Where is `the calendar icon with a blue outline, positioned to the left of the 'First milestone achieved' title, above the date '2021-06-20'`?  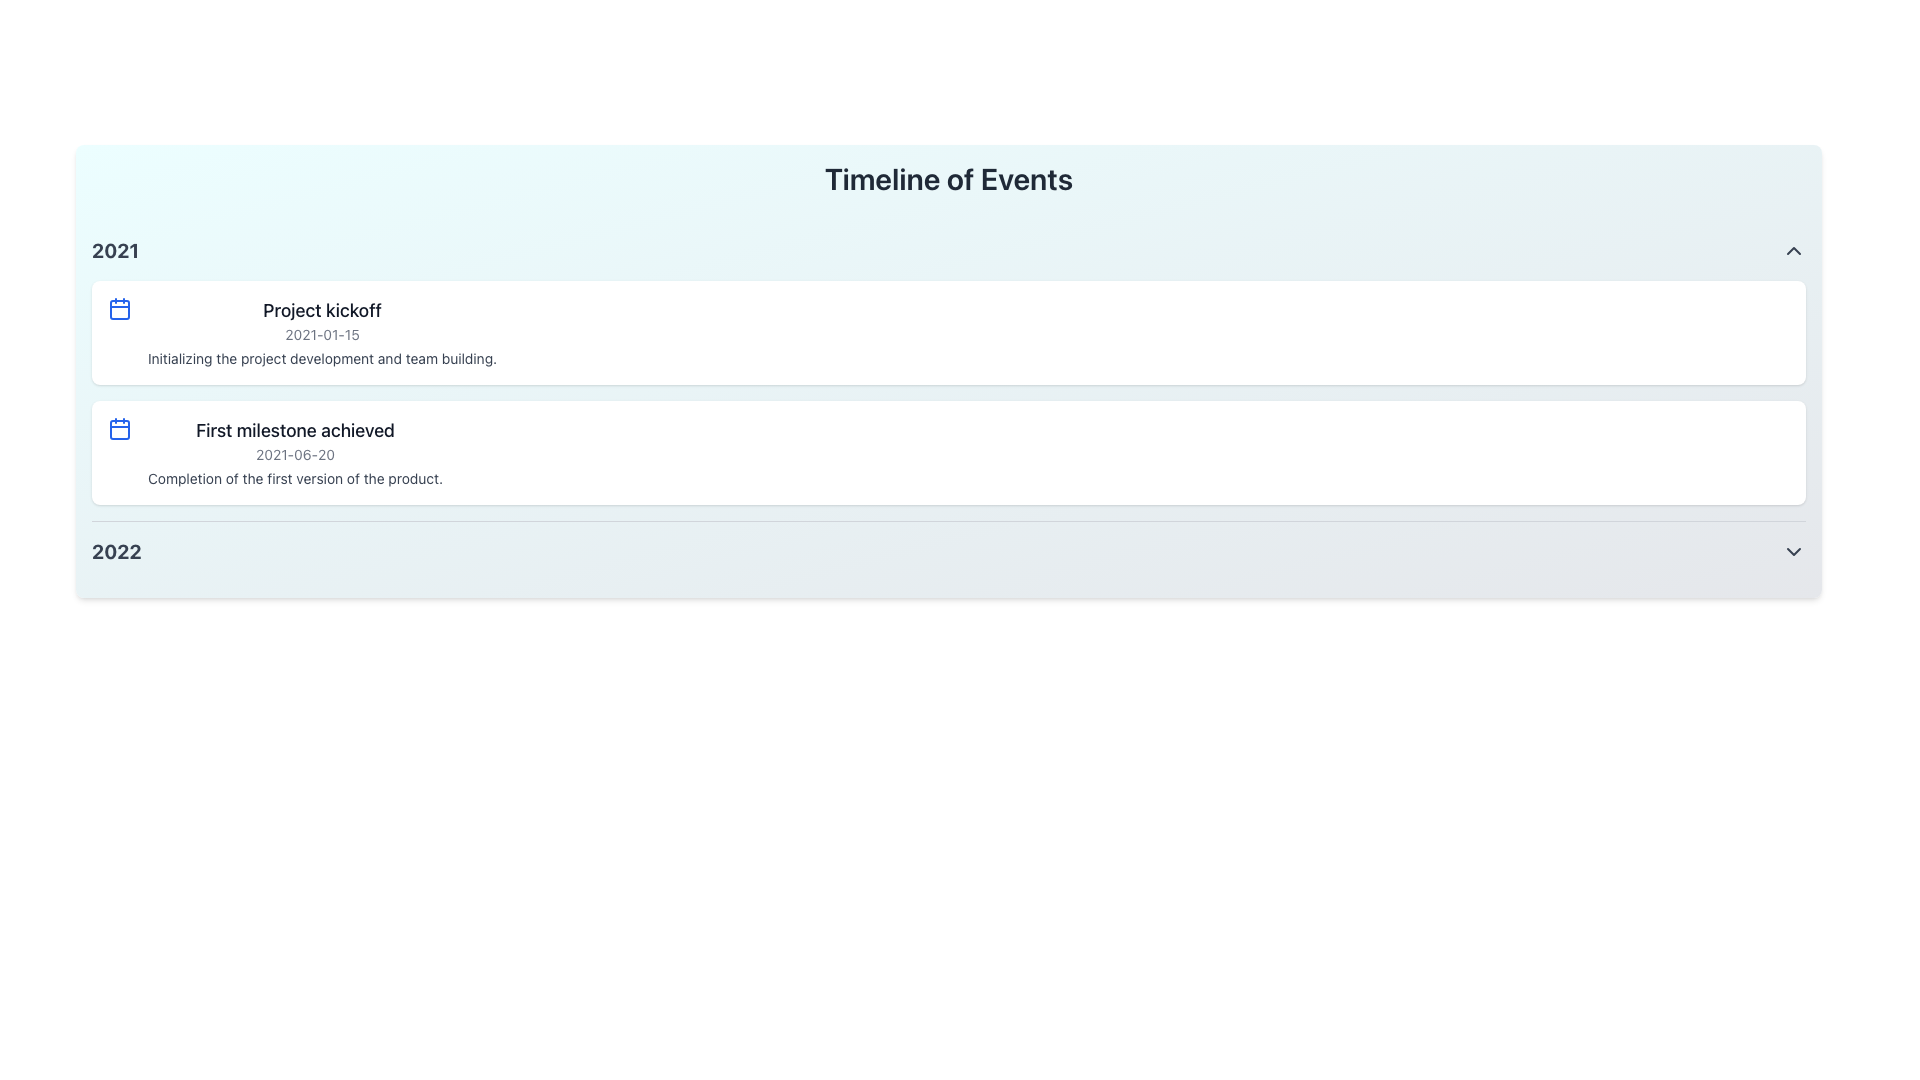 the calendar icon with a blue outline, positioned to the left of the 'First milestone achieved' title, above the date '2021-06-20' is located at coordinates (119, 427).